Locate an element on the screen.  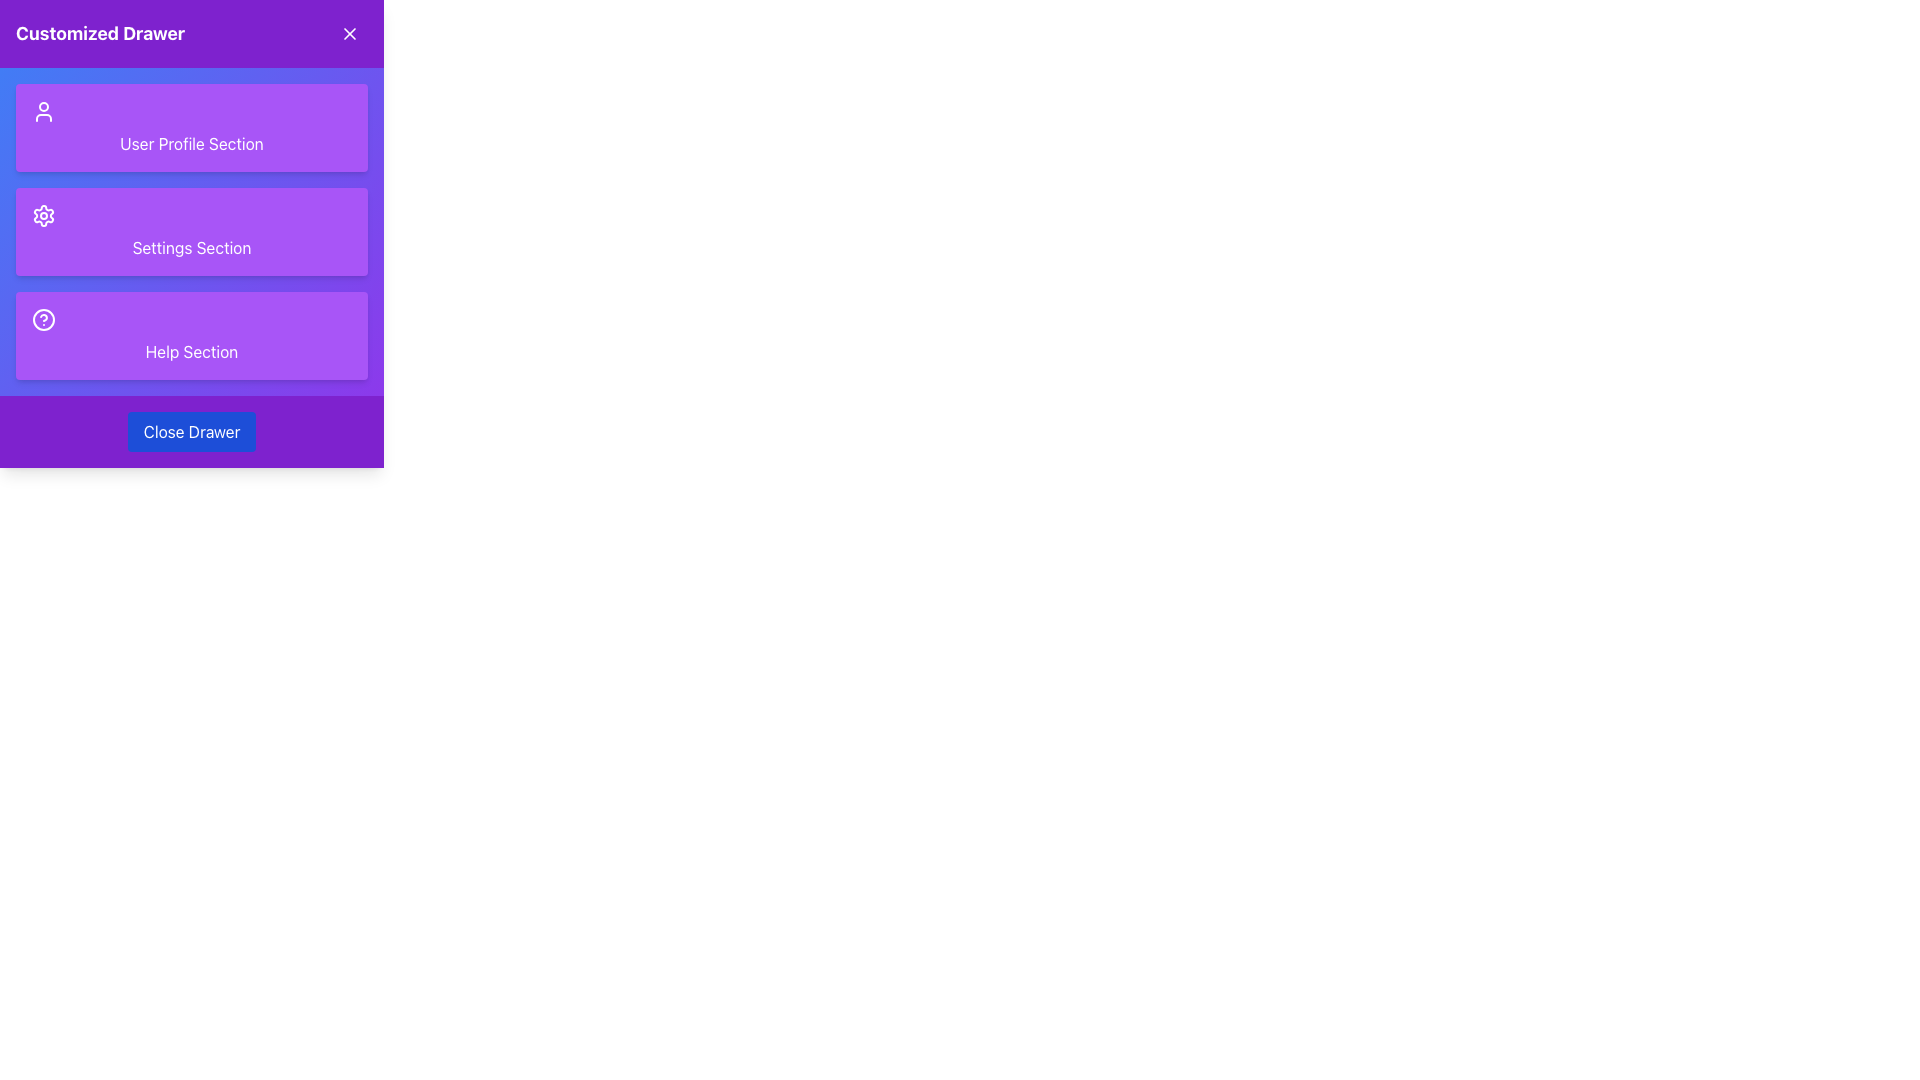
the small graphical icon in the form of a diagonal cross located near the top-right corner of the interface is located at coordinates (350, 34).